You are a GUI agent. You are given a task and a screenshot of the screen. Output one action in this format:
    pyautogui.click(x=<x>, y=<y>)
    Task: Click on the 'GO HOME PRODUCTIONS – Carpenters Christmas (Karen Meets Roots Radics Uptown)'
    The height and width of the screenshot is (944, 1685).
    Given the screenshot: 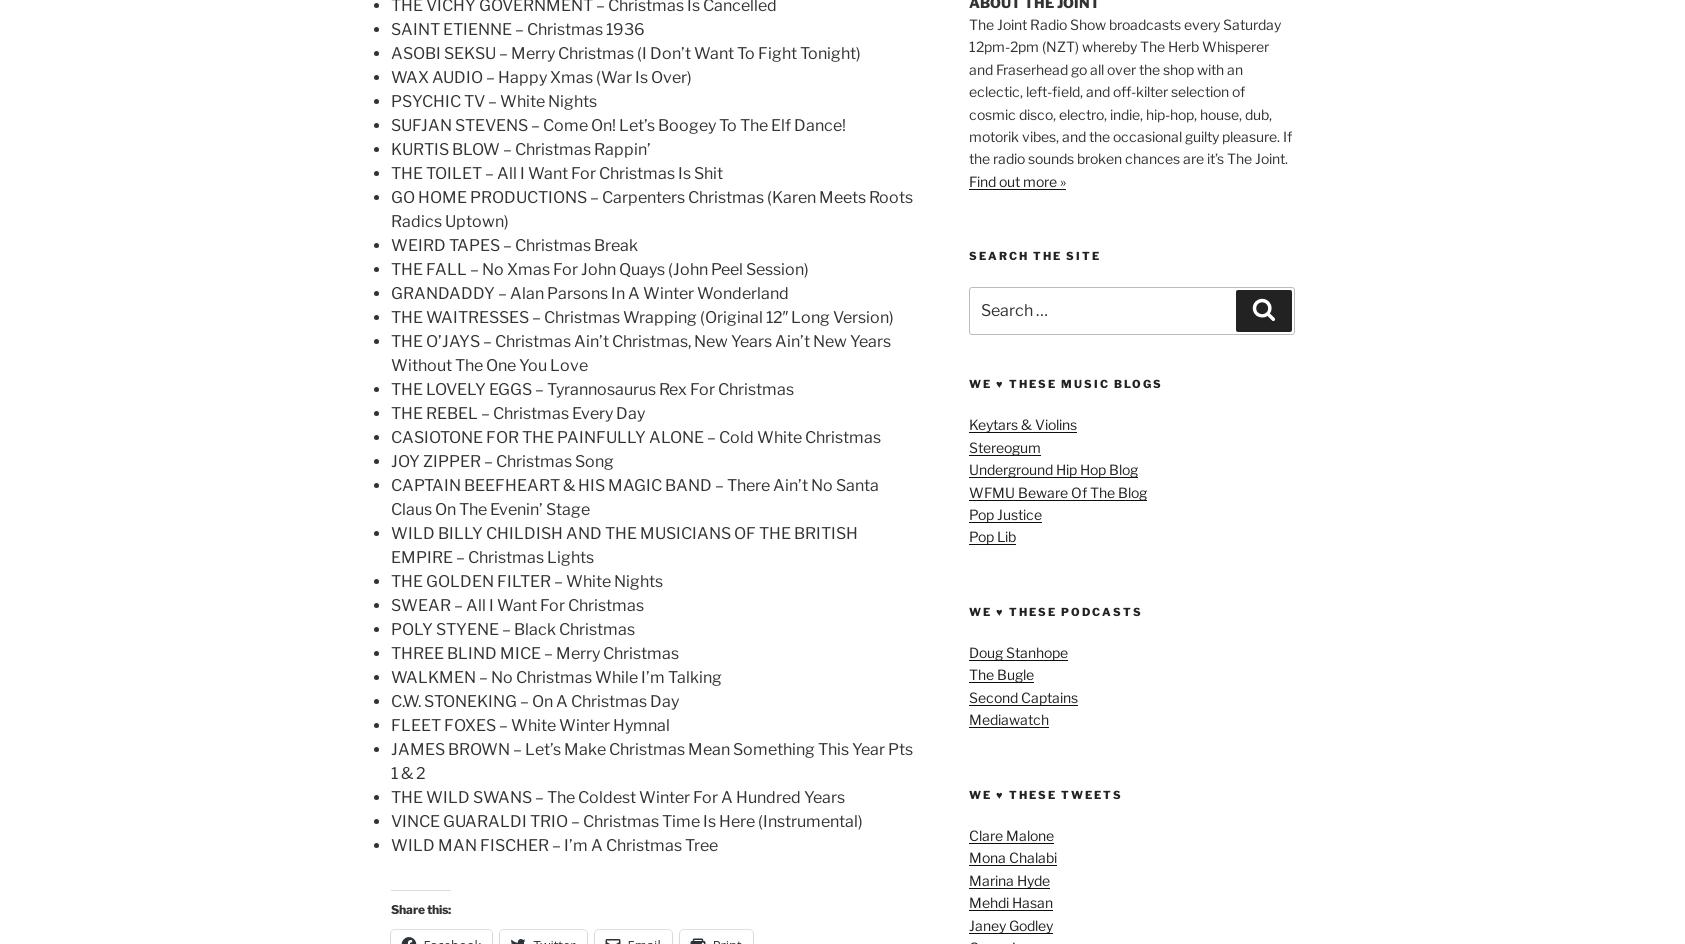 What is the action you would take?
    pyautogui.click(x=651, y=208)
    